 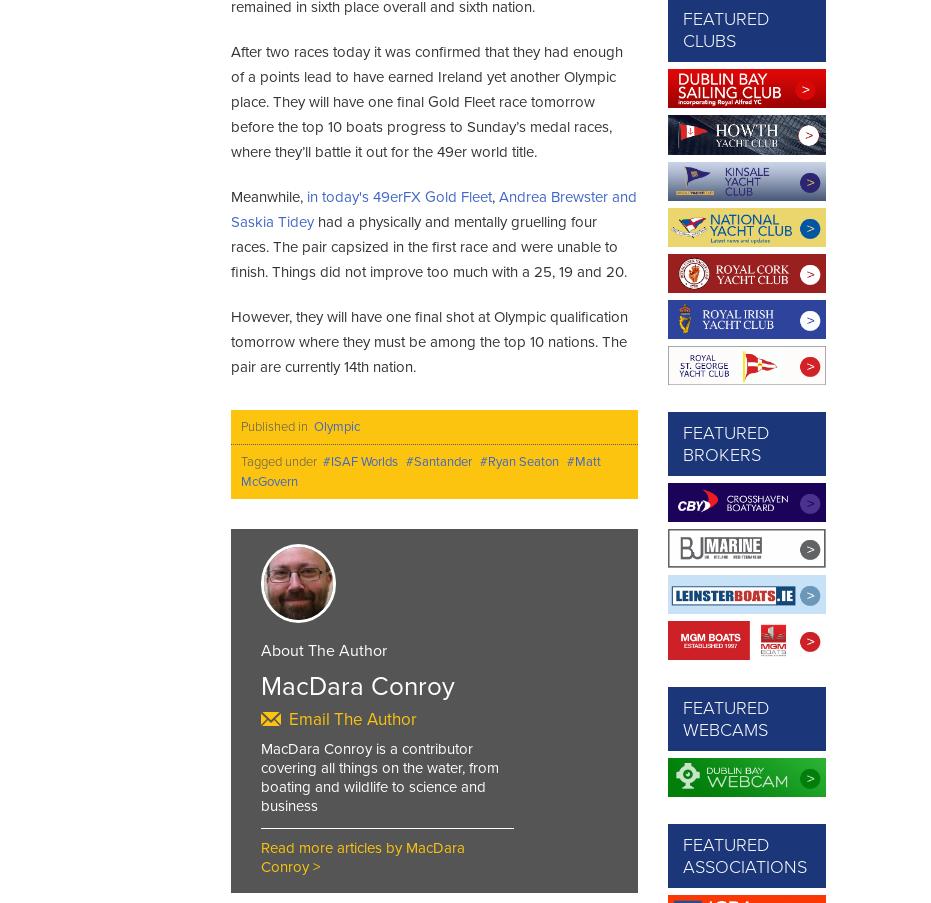 I want to click on 'Email The Author', so click(x=352, y=718).